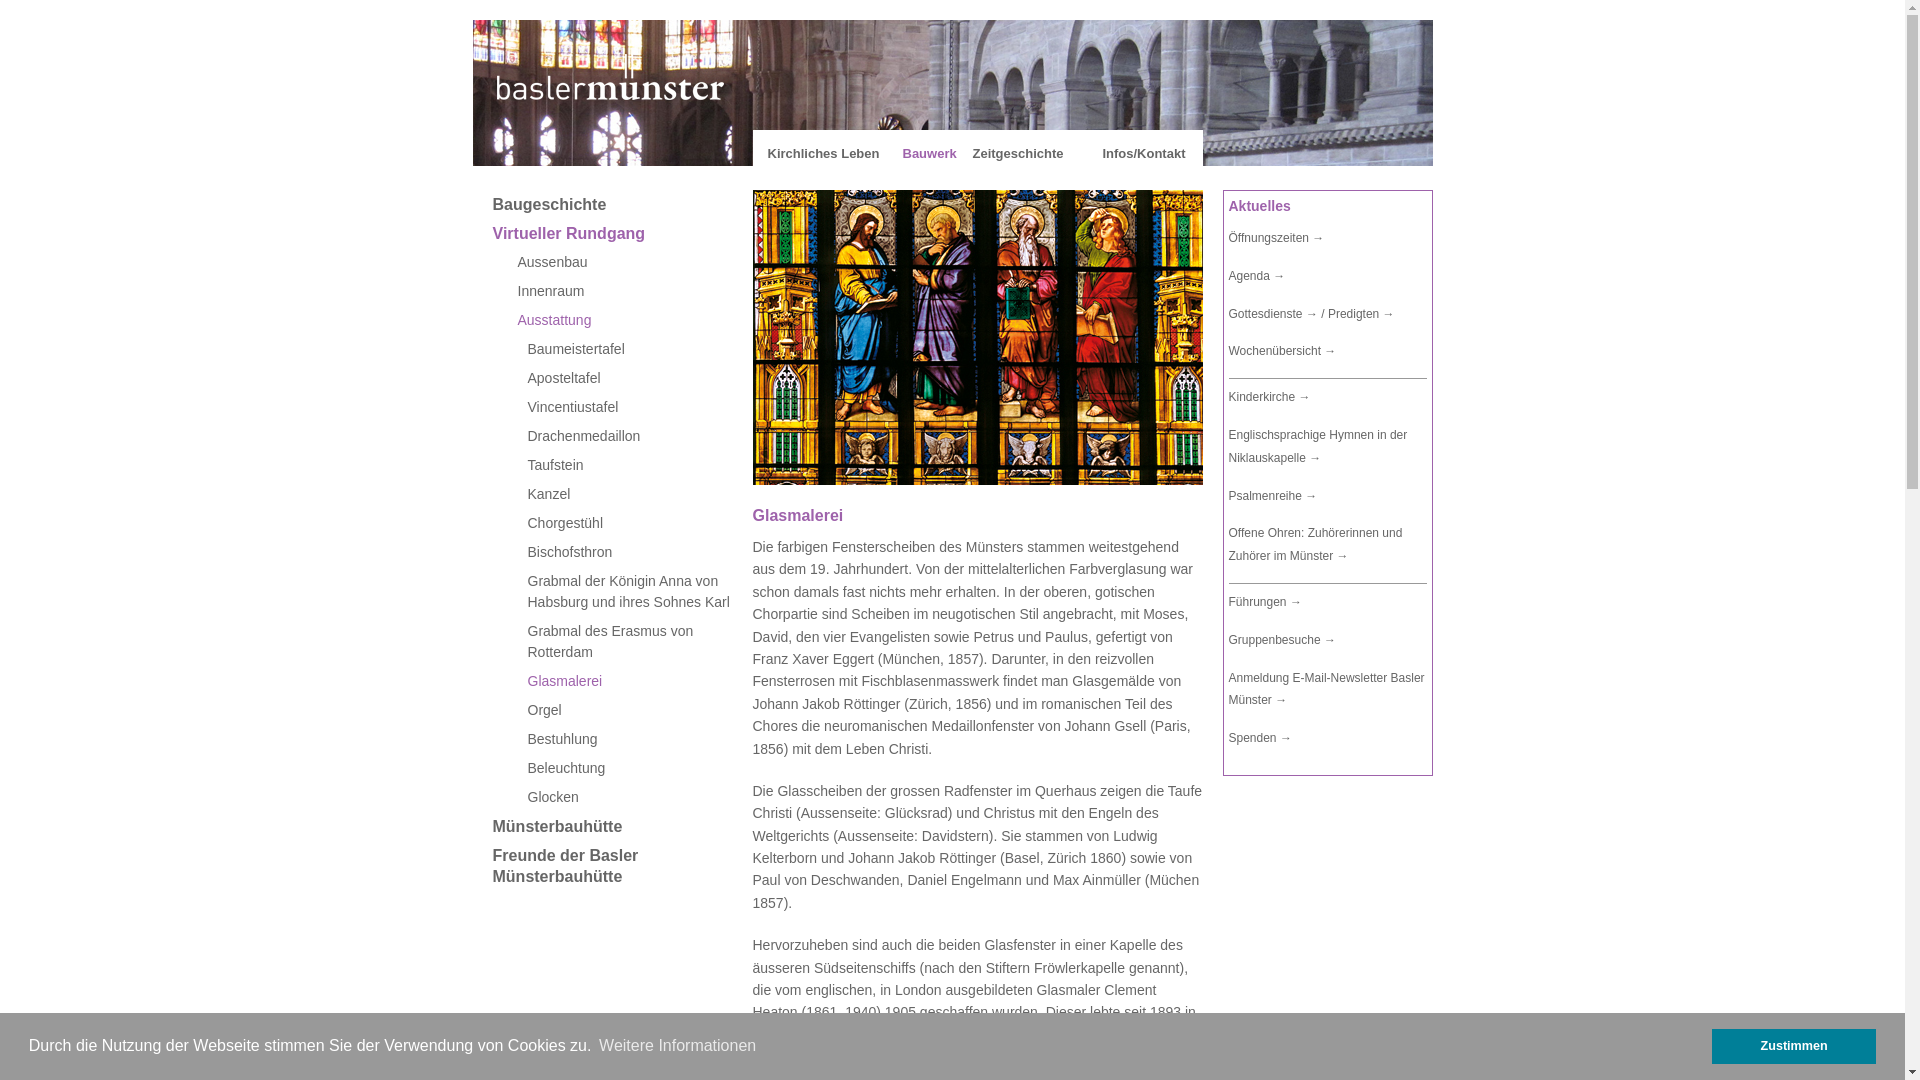  What do you see at coordinates (626, 465) in the screenshot?
I see `'Taufstein'` at bounding box center [626, 465].